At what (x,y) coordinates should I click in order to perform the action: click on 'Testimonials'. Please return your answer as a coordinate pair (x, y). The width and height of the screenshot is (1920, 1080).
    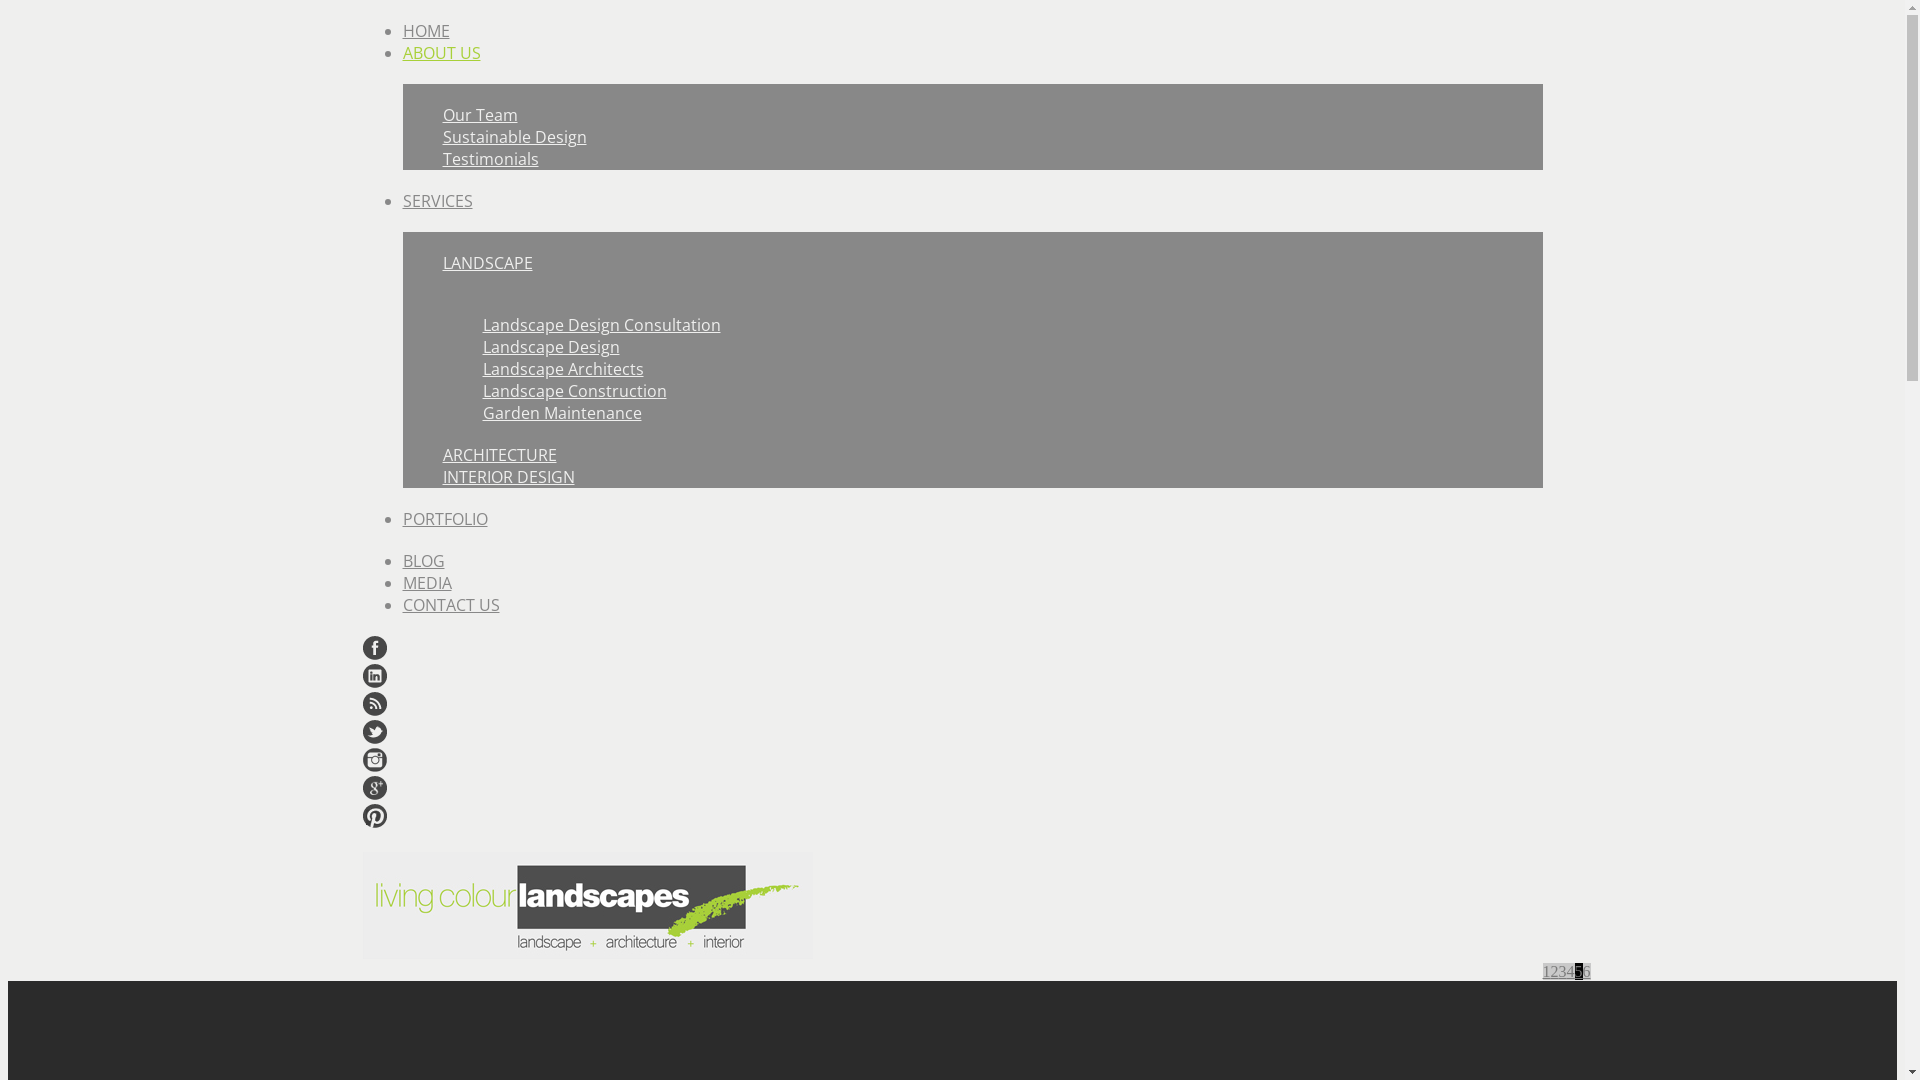
    Looking at the image, I should click on (489, 157).